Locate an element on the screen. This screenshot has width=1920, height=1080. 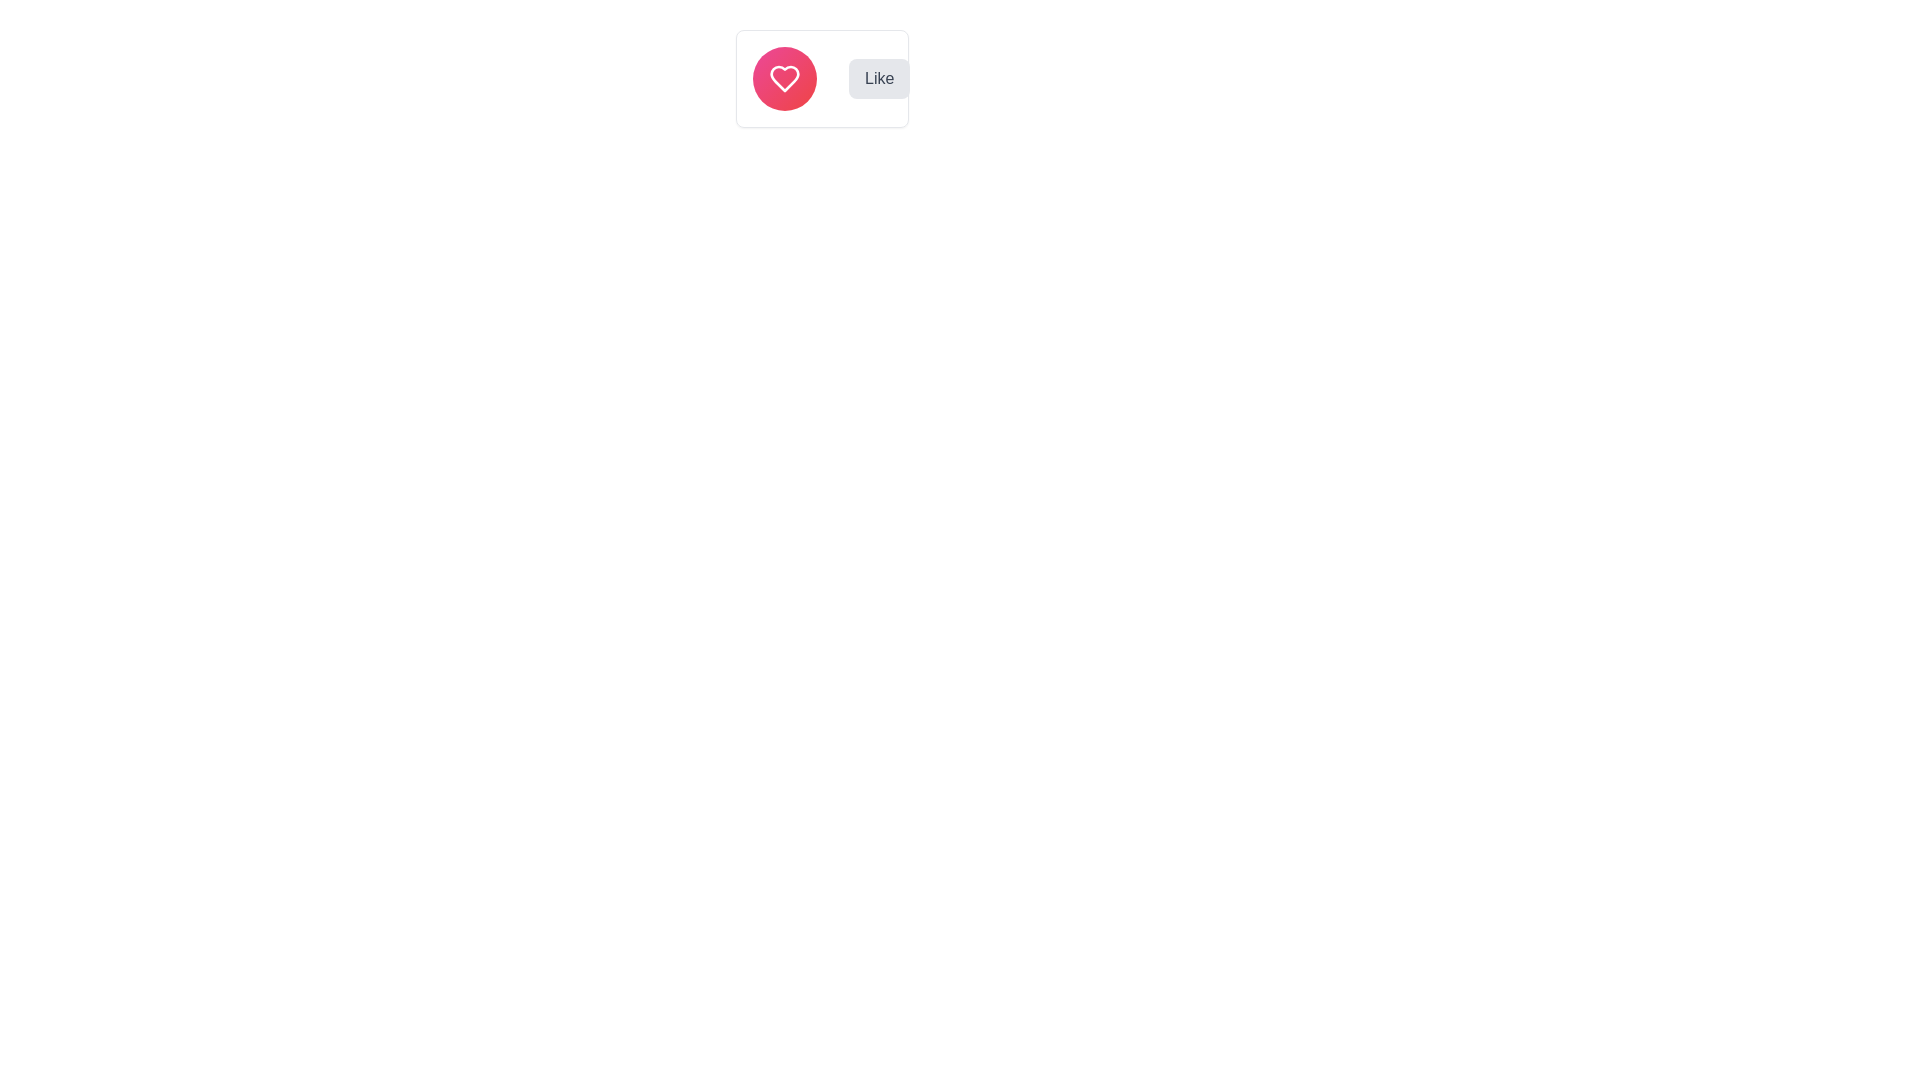
the 'Like' button with rounded corners and a light gray background is located at coordinates (879, 77).